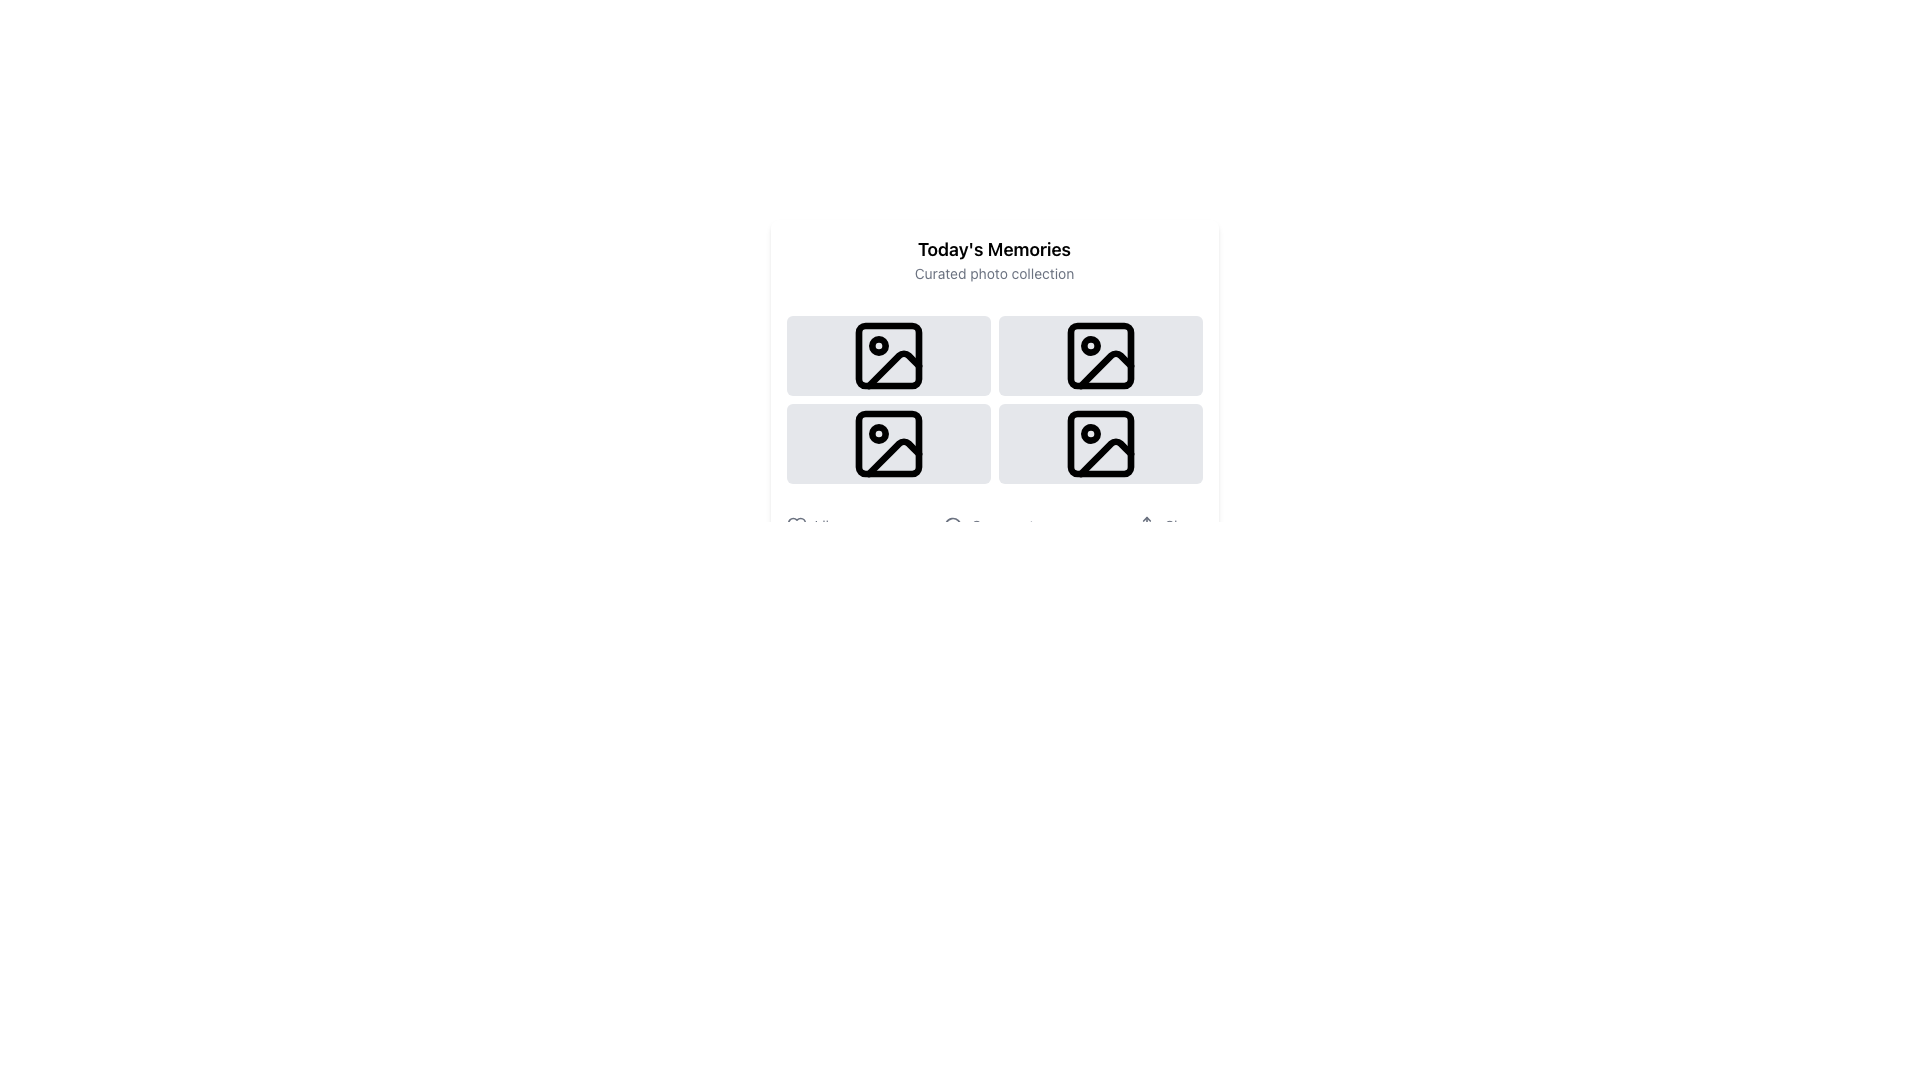 The height and width of the screenshot is (1080, 1920). Describe the element at coordinates (878, 345) in the screenshot. I see `the small circular decorative element within the top-left image placeholder icon in the SVG grid` at that location.